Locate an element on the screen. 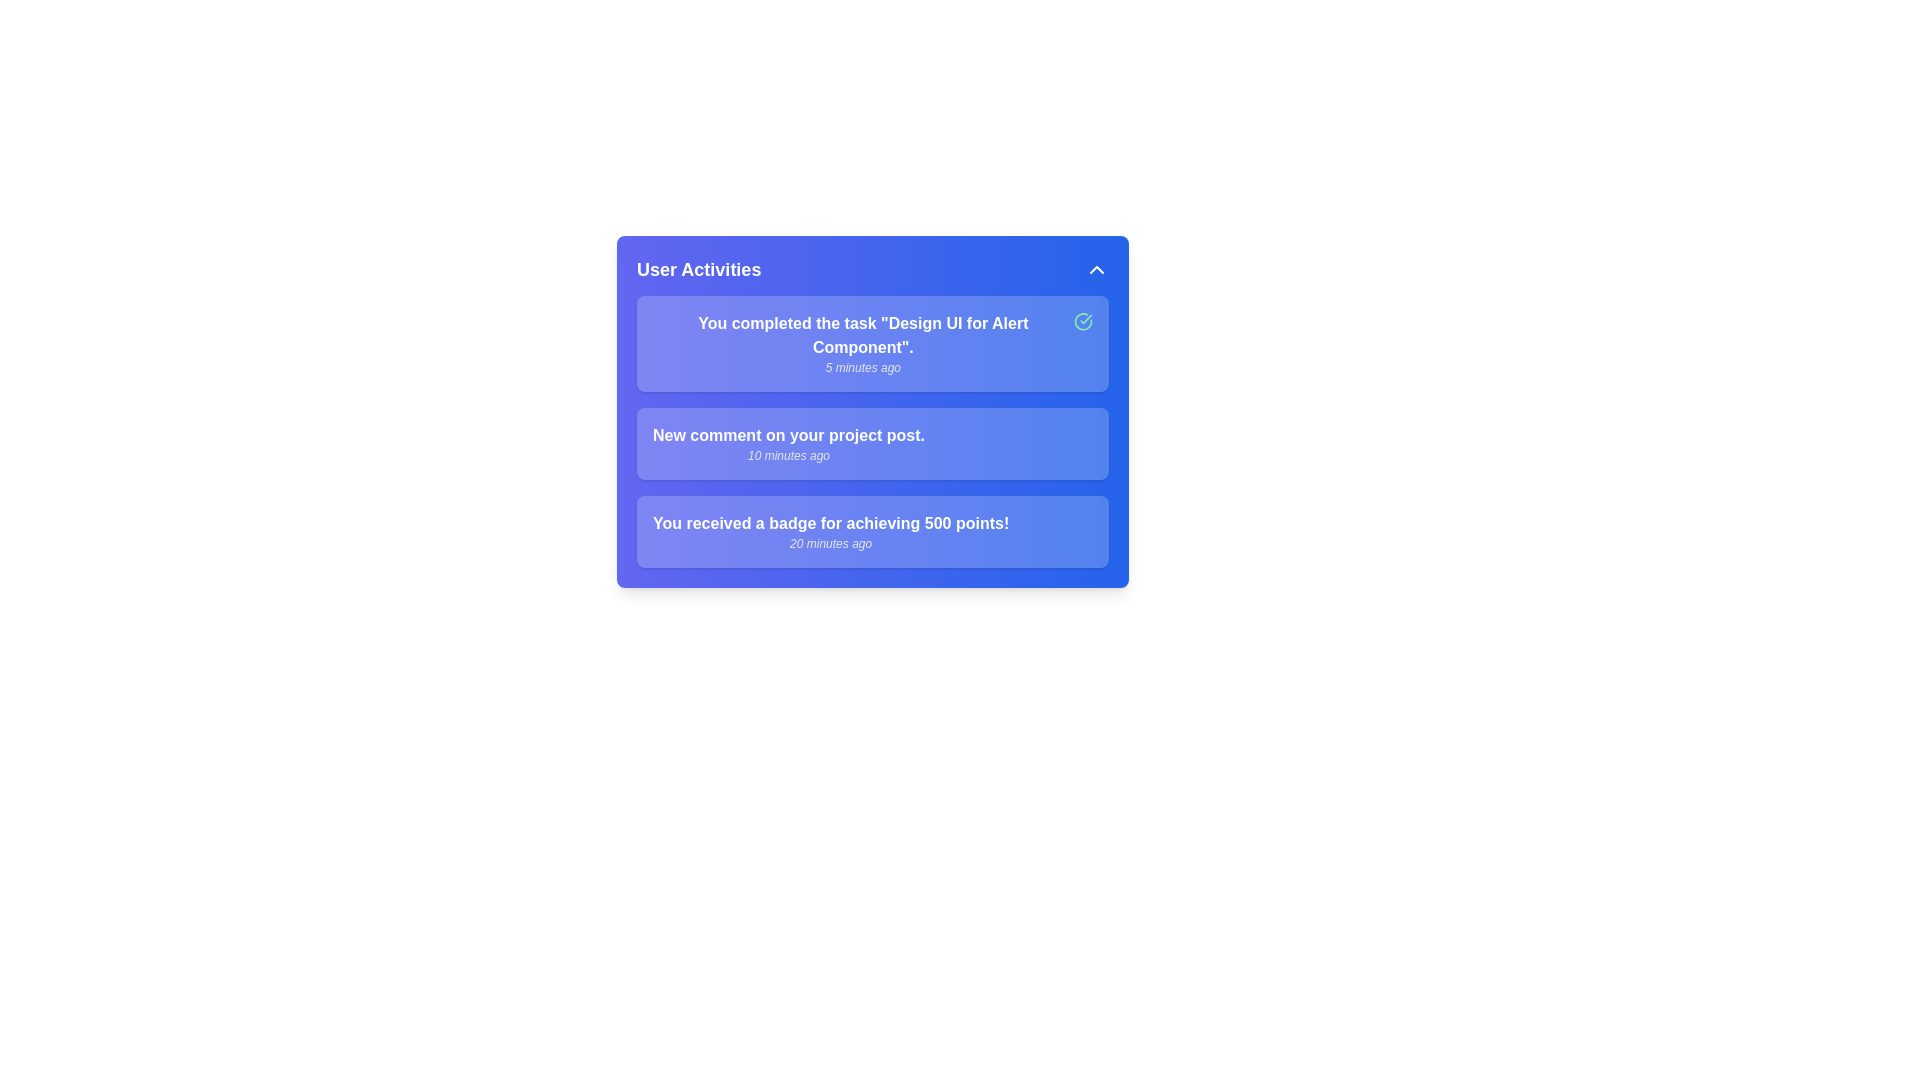 The height and width of the screenshot is (1080, 1920). the text label that serves as the title for a notification regarding a new interaction on a user's project post is located at coordinates (787, 434).